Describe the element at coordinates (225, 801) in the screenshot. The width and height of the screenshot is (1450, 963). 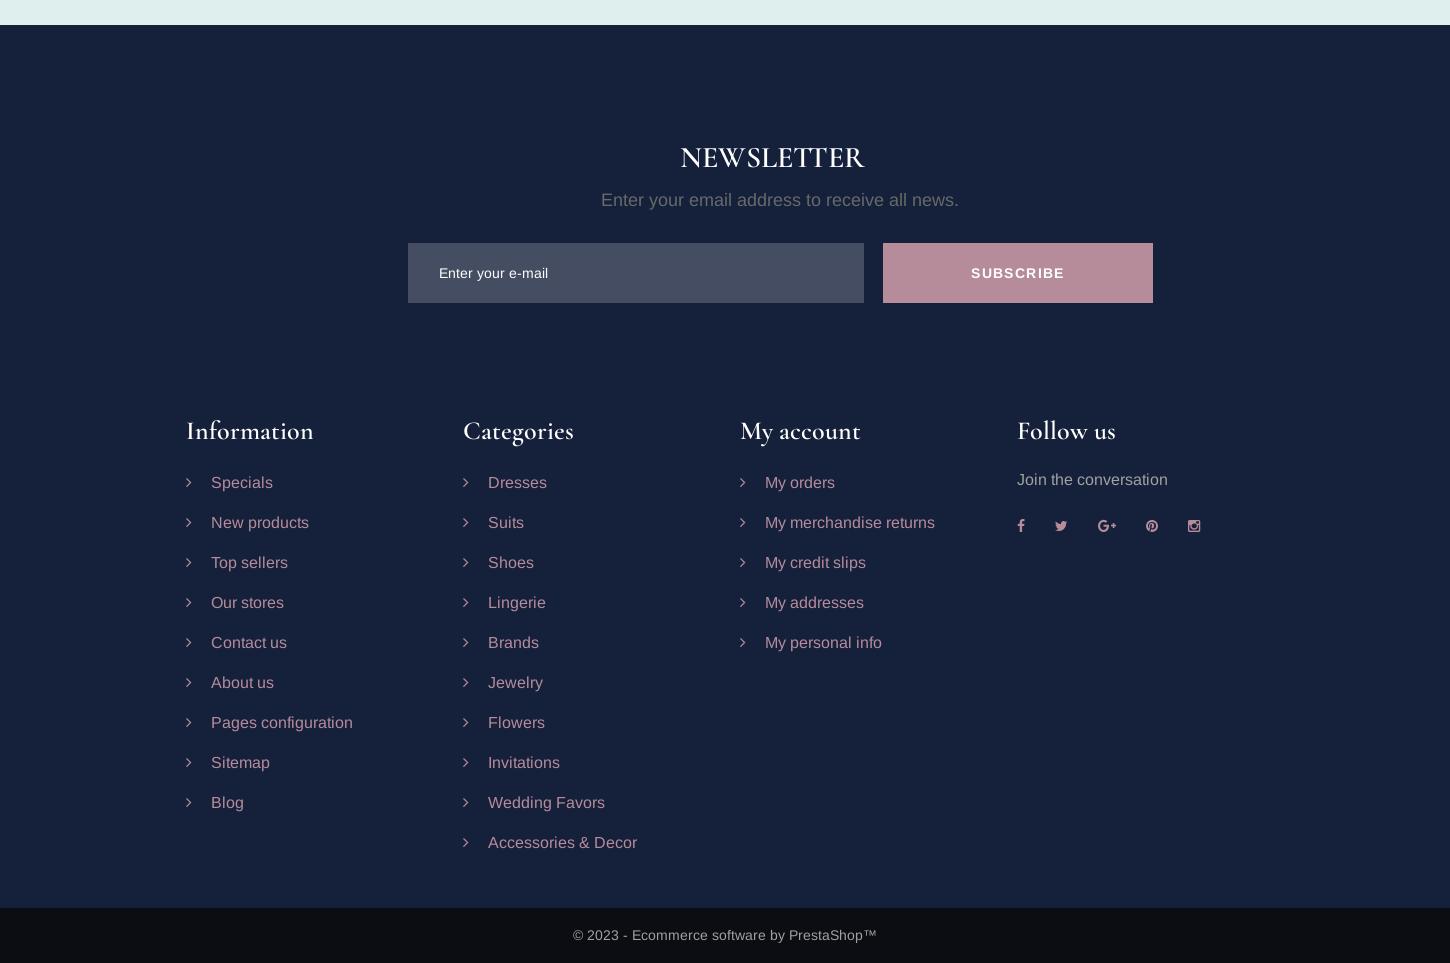
I see `'Blog'` at that location.